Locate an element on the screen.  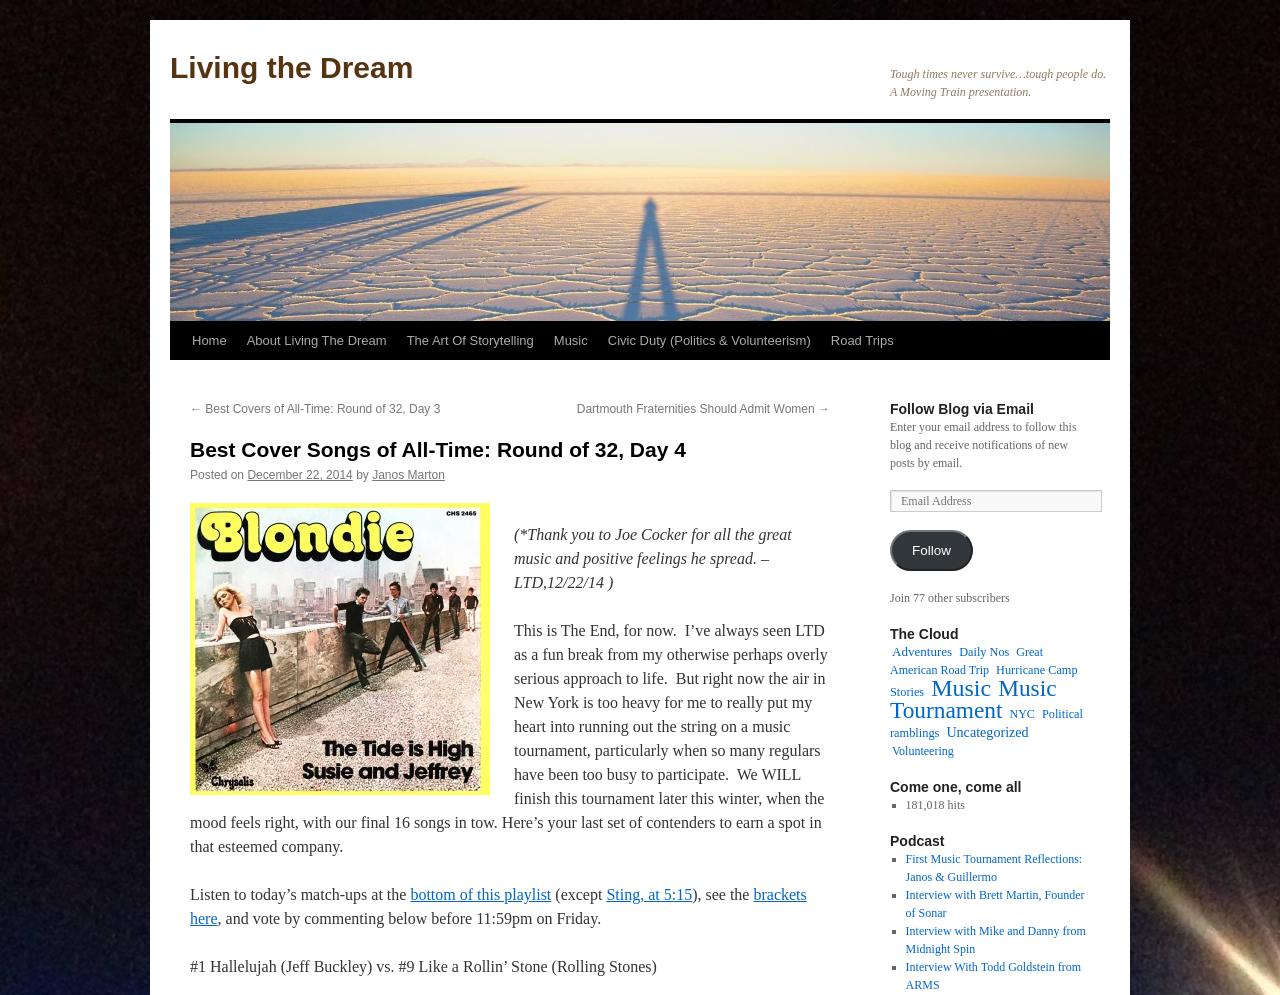
'Sting, at 5:15' is located at coordinates (648, 893).